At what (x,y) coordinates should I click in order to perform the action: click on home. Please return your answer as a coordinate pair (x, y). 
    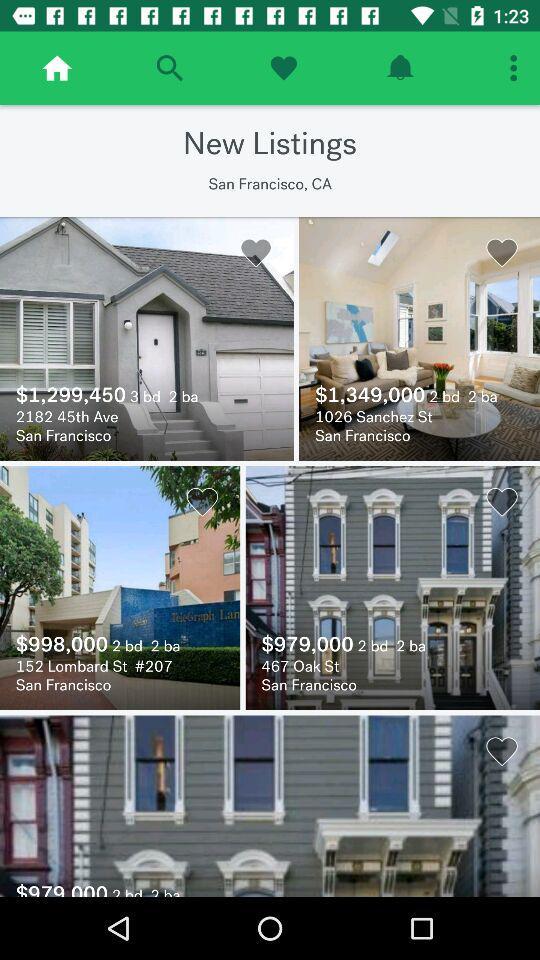
    Looking at the image, I should click on (57, 68).